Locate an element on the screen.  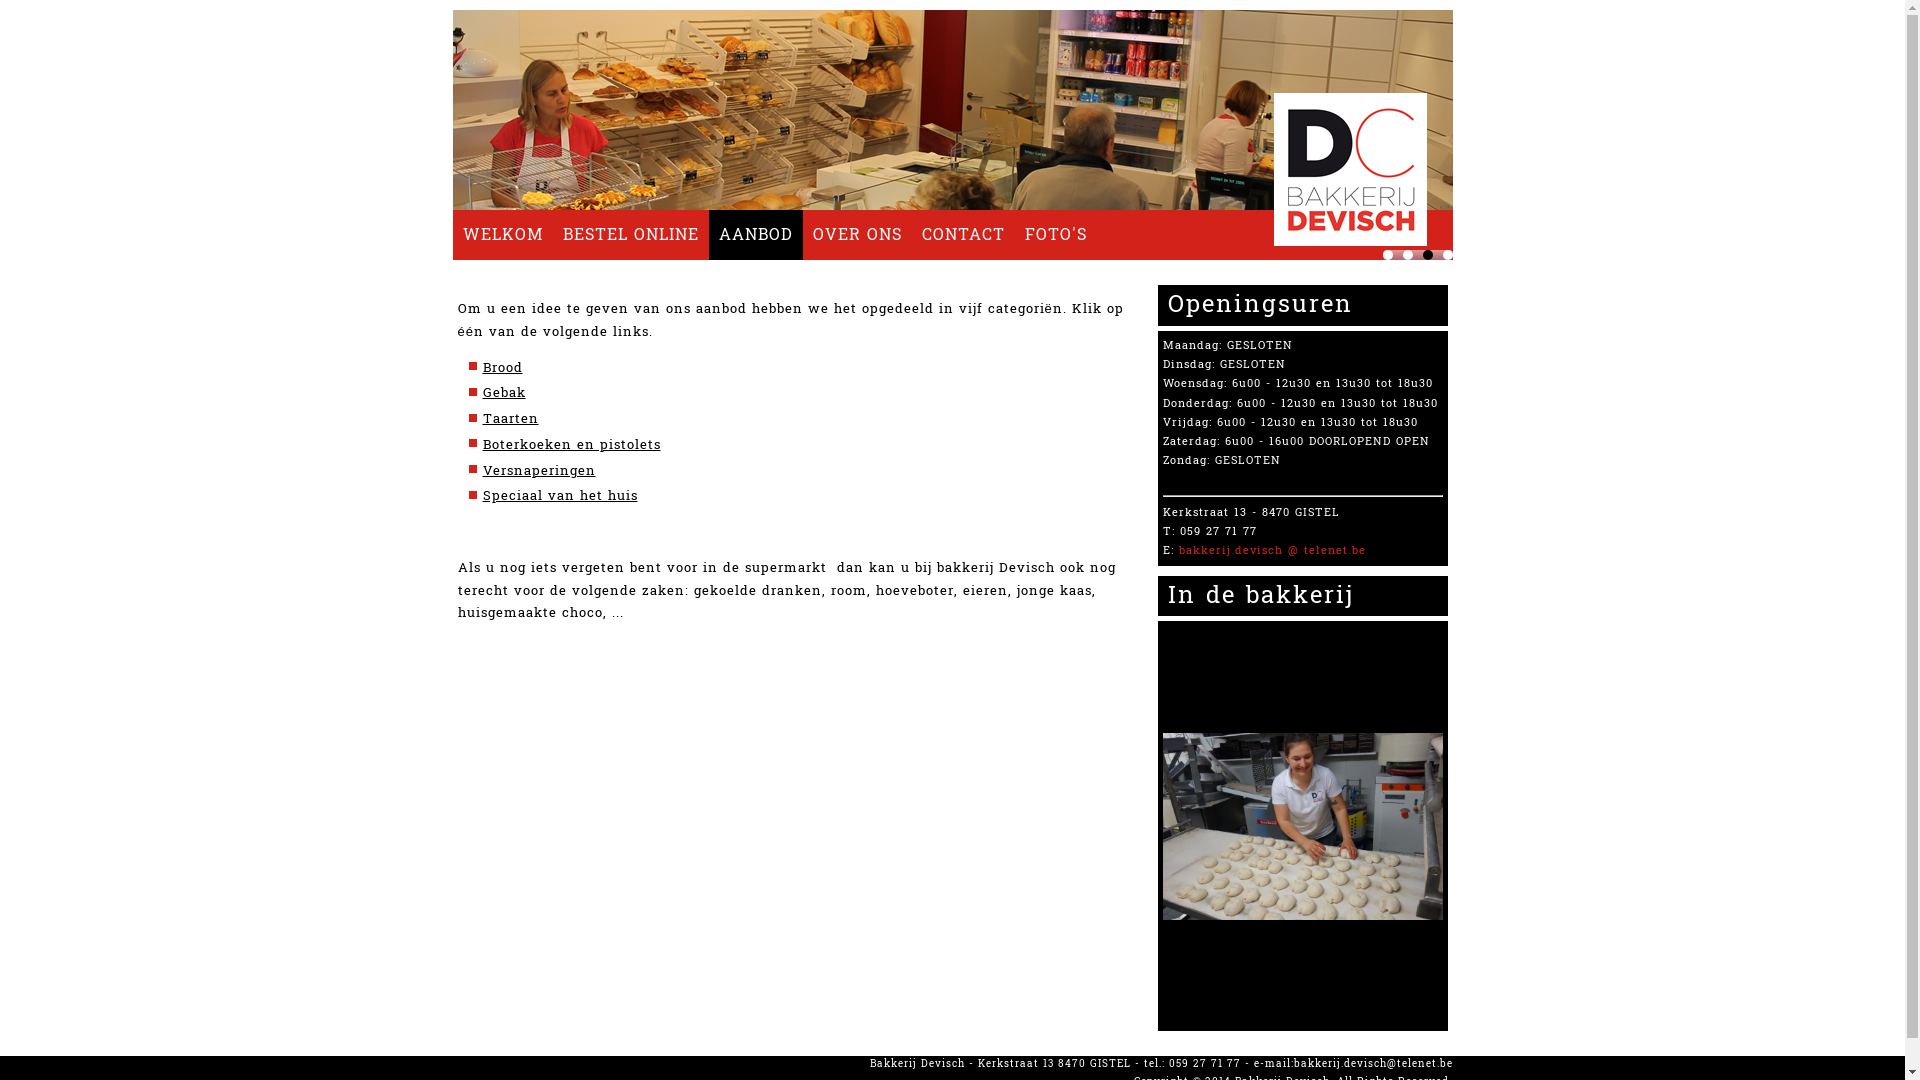
'Boterkoeken en pistolets' is located at coordinates (570, 443).